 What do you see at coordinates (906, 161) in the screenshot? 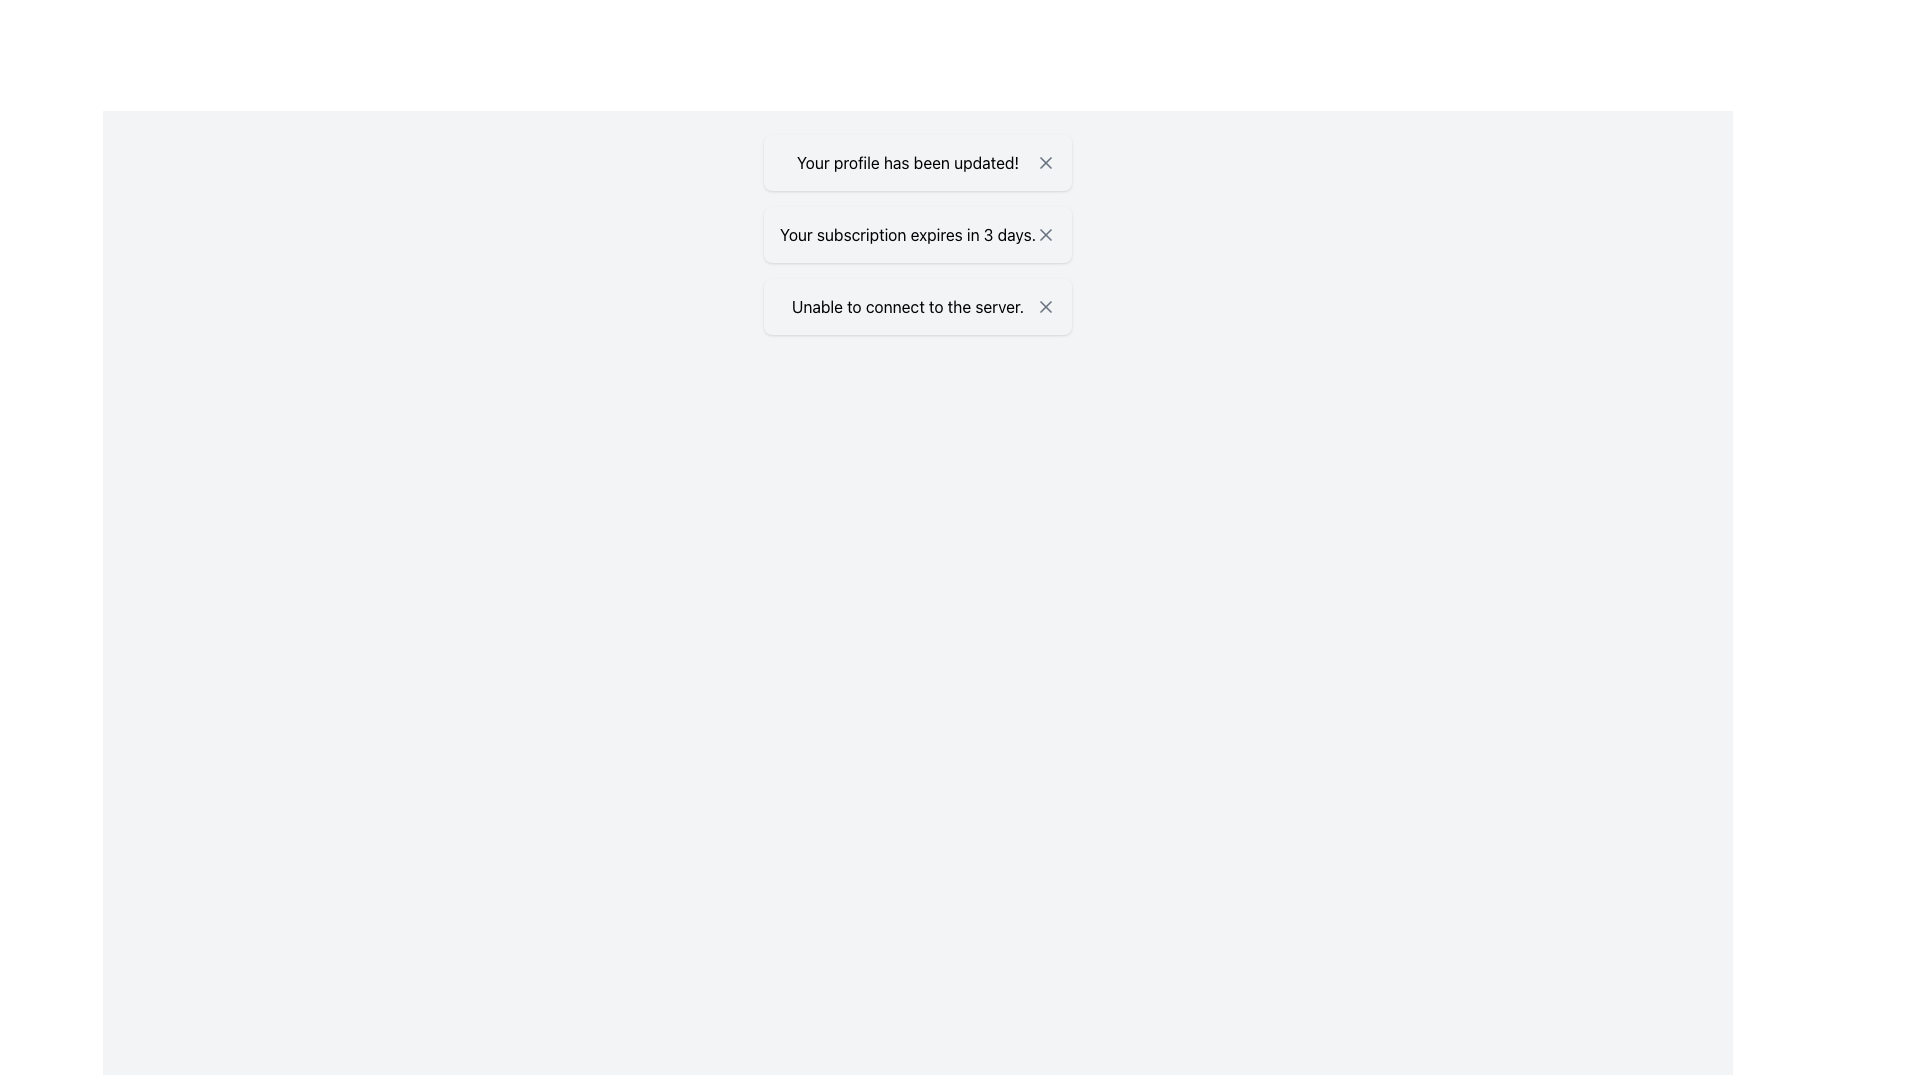
I see `the static text element displaying the message 'Your profile has been updated!' which is located in a green-themed notification box at the top of the list` at bounding box center [906, 161].